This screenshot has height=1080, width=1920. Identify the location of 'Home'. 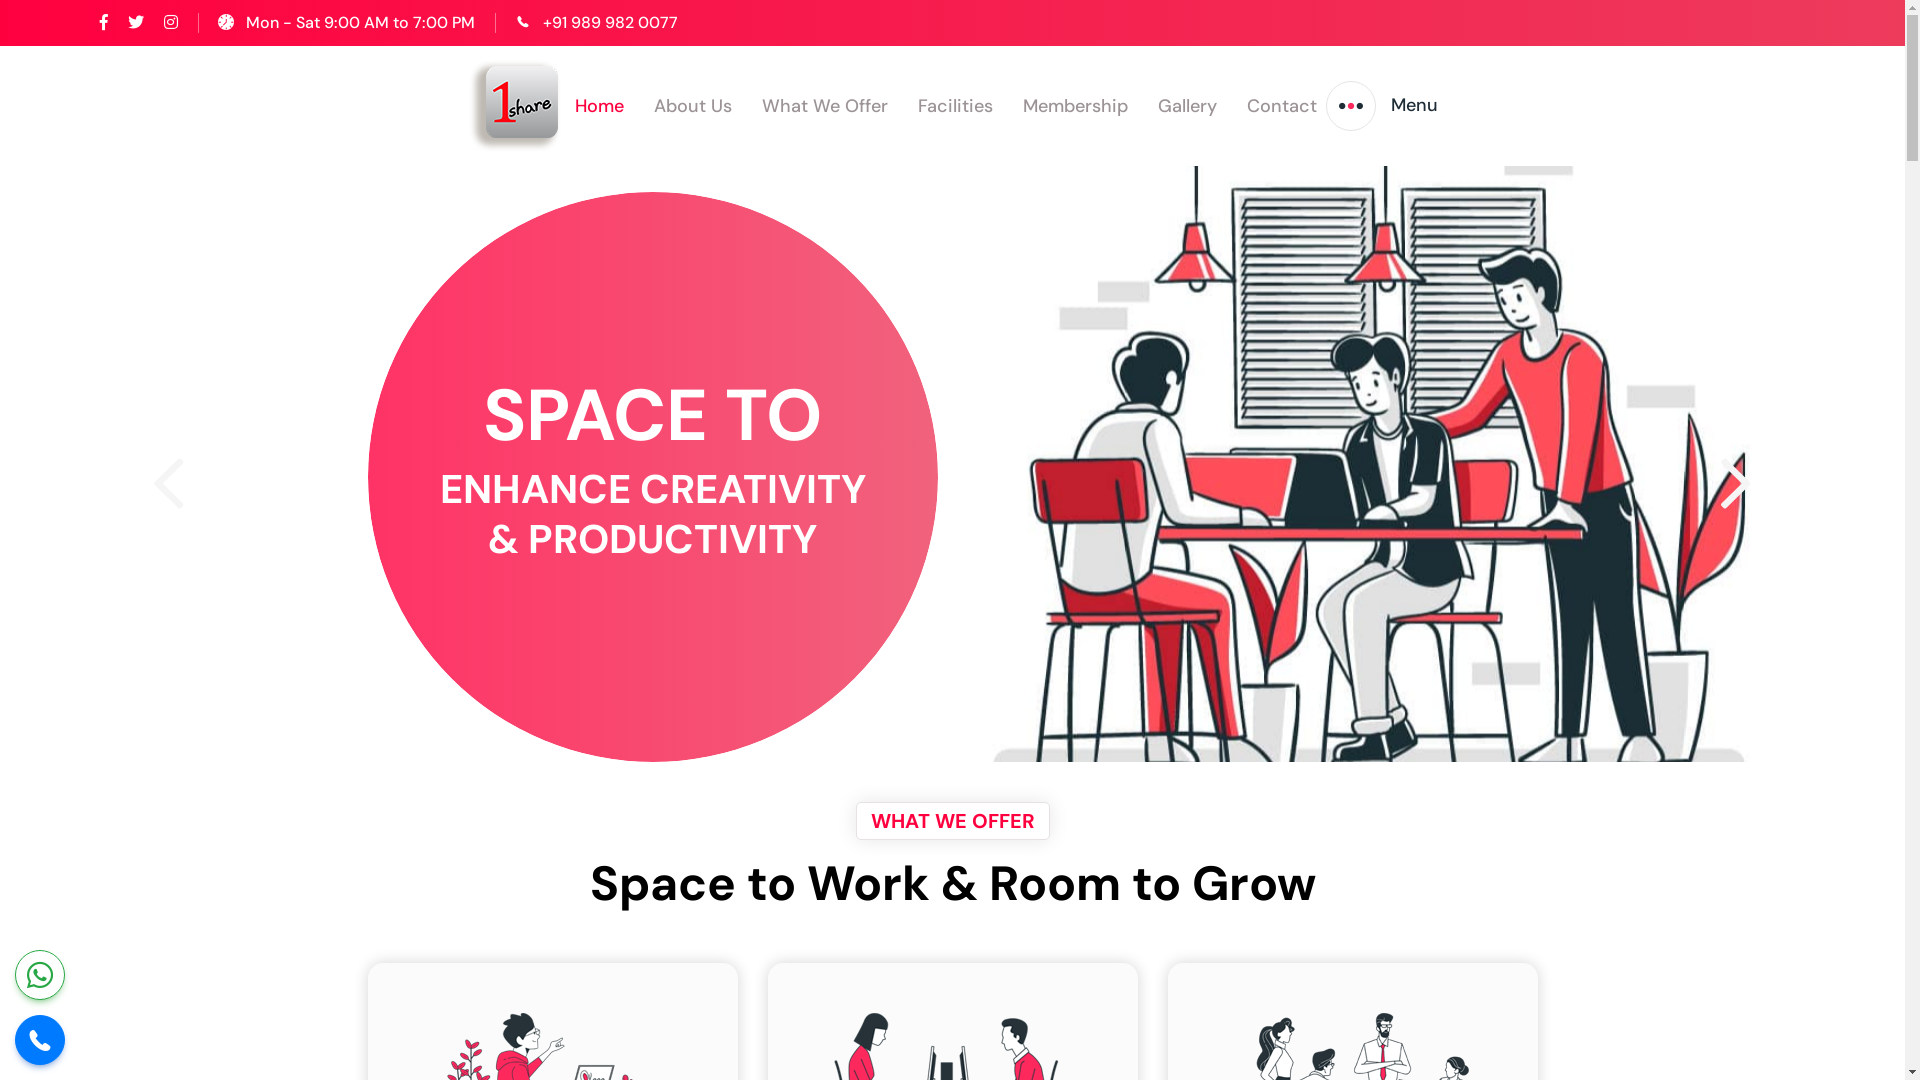
(598, 105).